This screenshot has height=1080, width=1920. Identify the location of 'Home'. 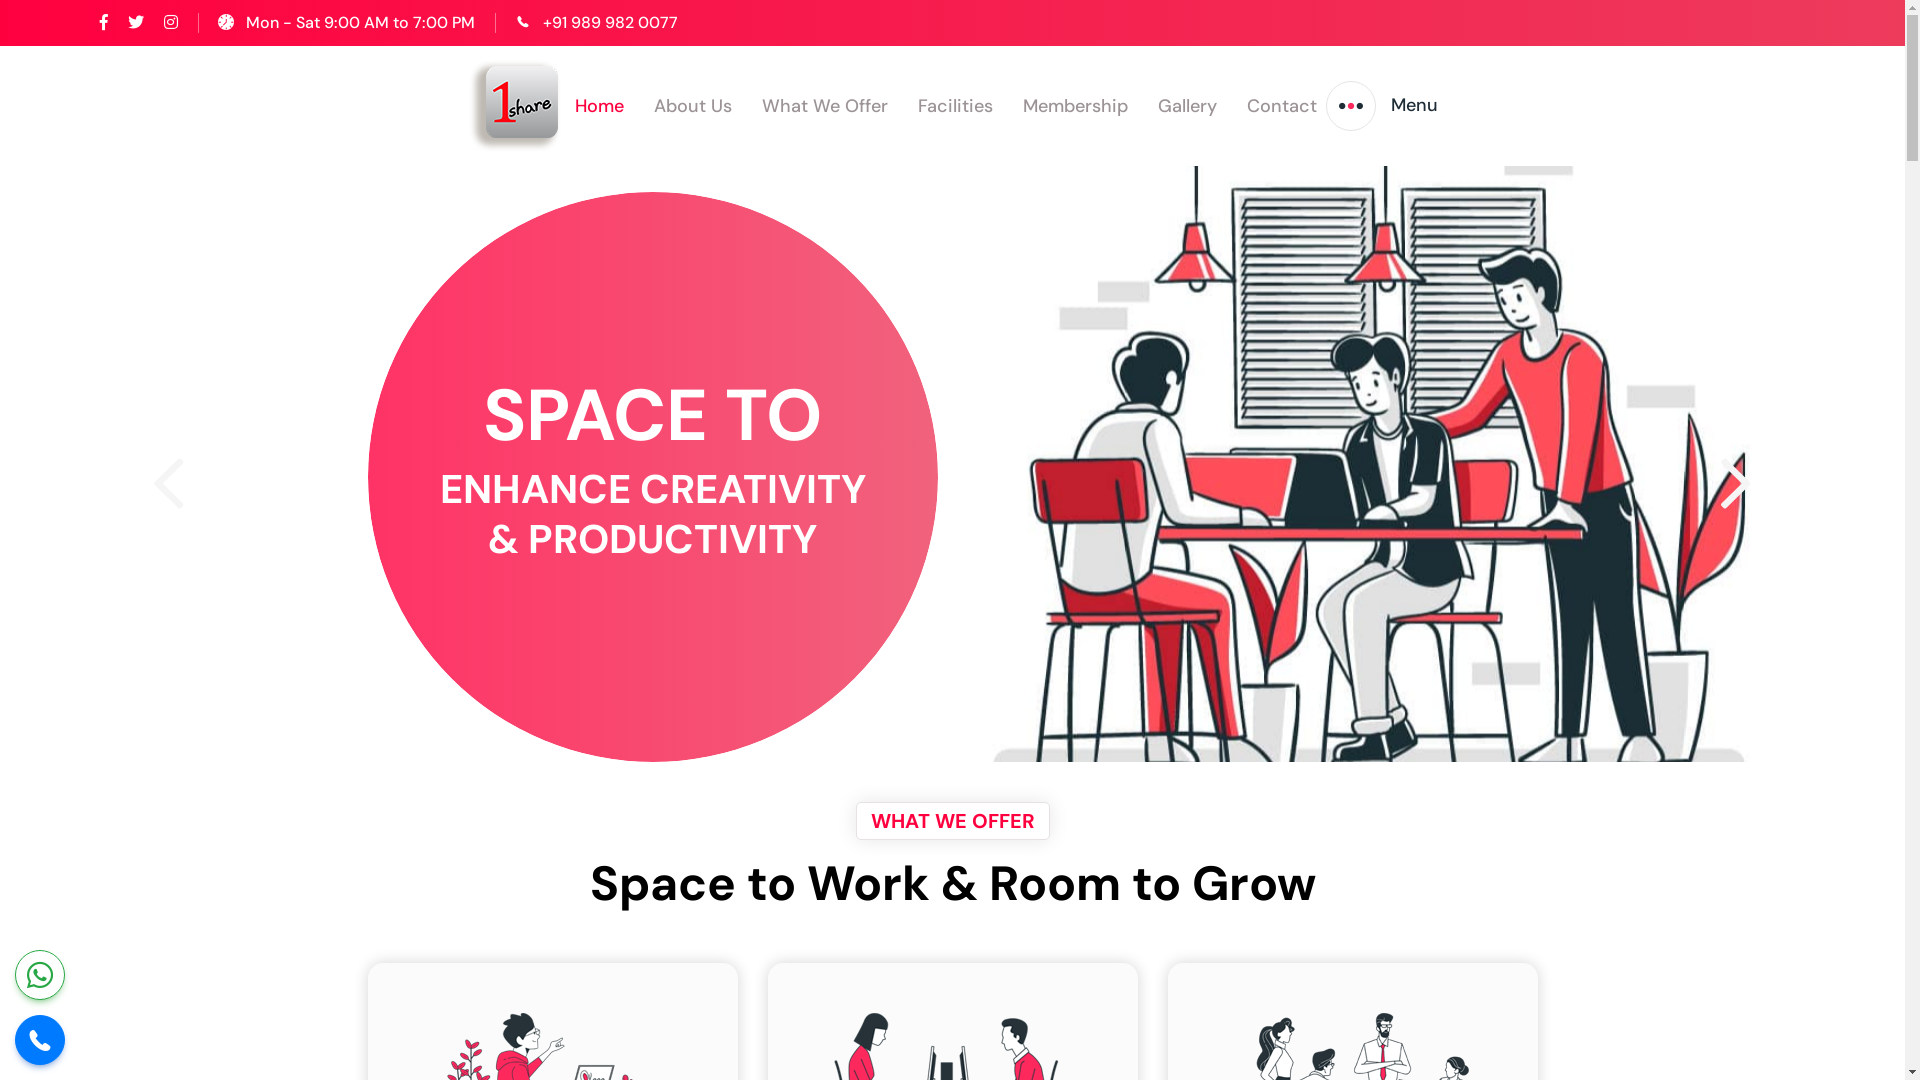
(598, 105).